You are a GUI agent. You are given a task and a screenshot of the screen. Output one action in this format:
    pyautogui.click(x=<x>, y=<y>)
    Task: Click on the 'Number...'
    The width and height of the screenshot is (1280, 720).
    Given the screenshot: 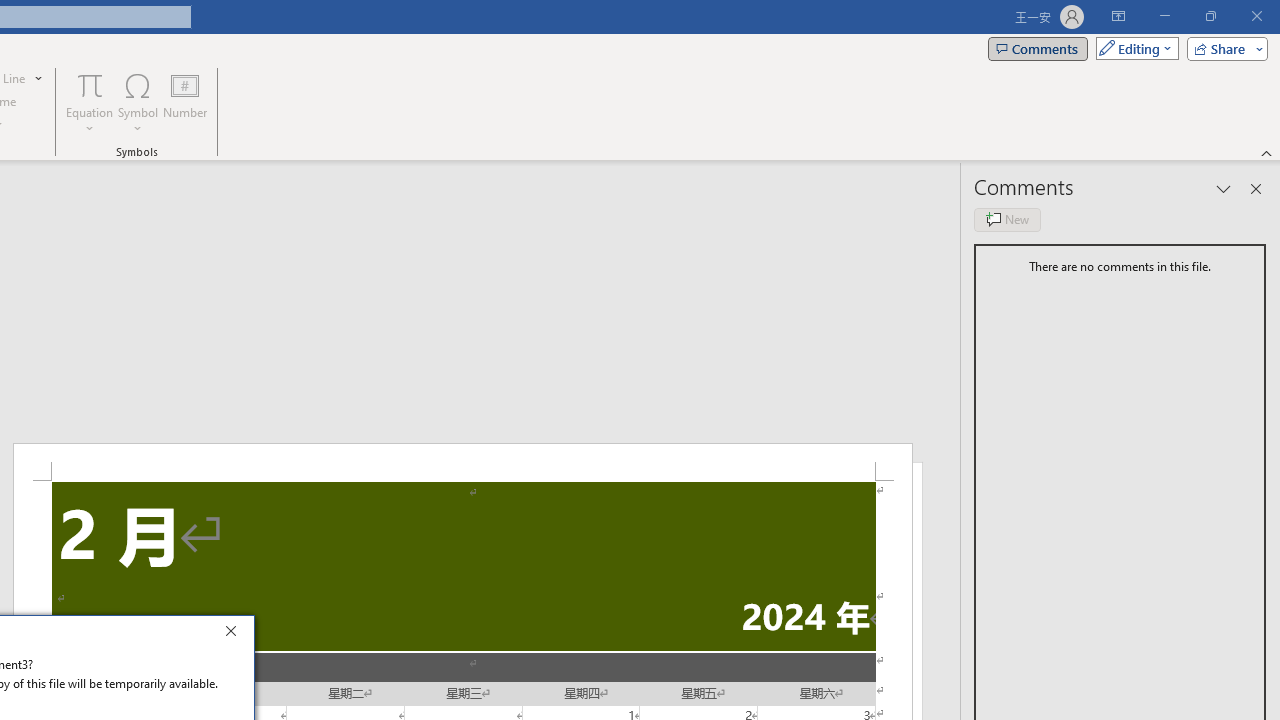 What is the action you would take?
    pyautogui.click(x=185, y=103)
    